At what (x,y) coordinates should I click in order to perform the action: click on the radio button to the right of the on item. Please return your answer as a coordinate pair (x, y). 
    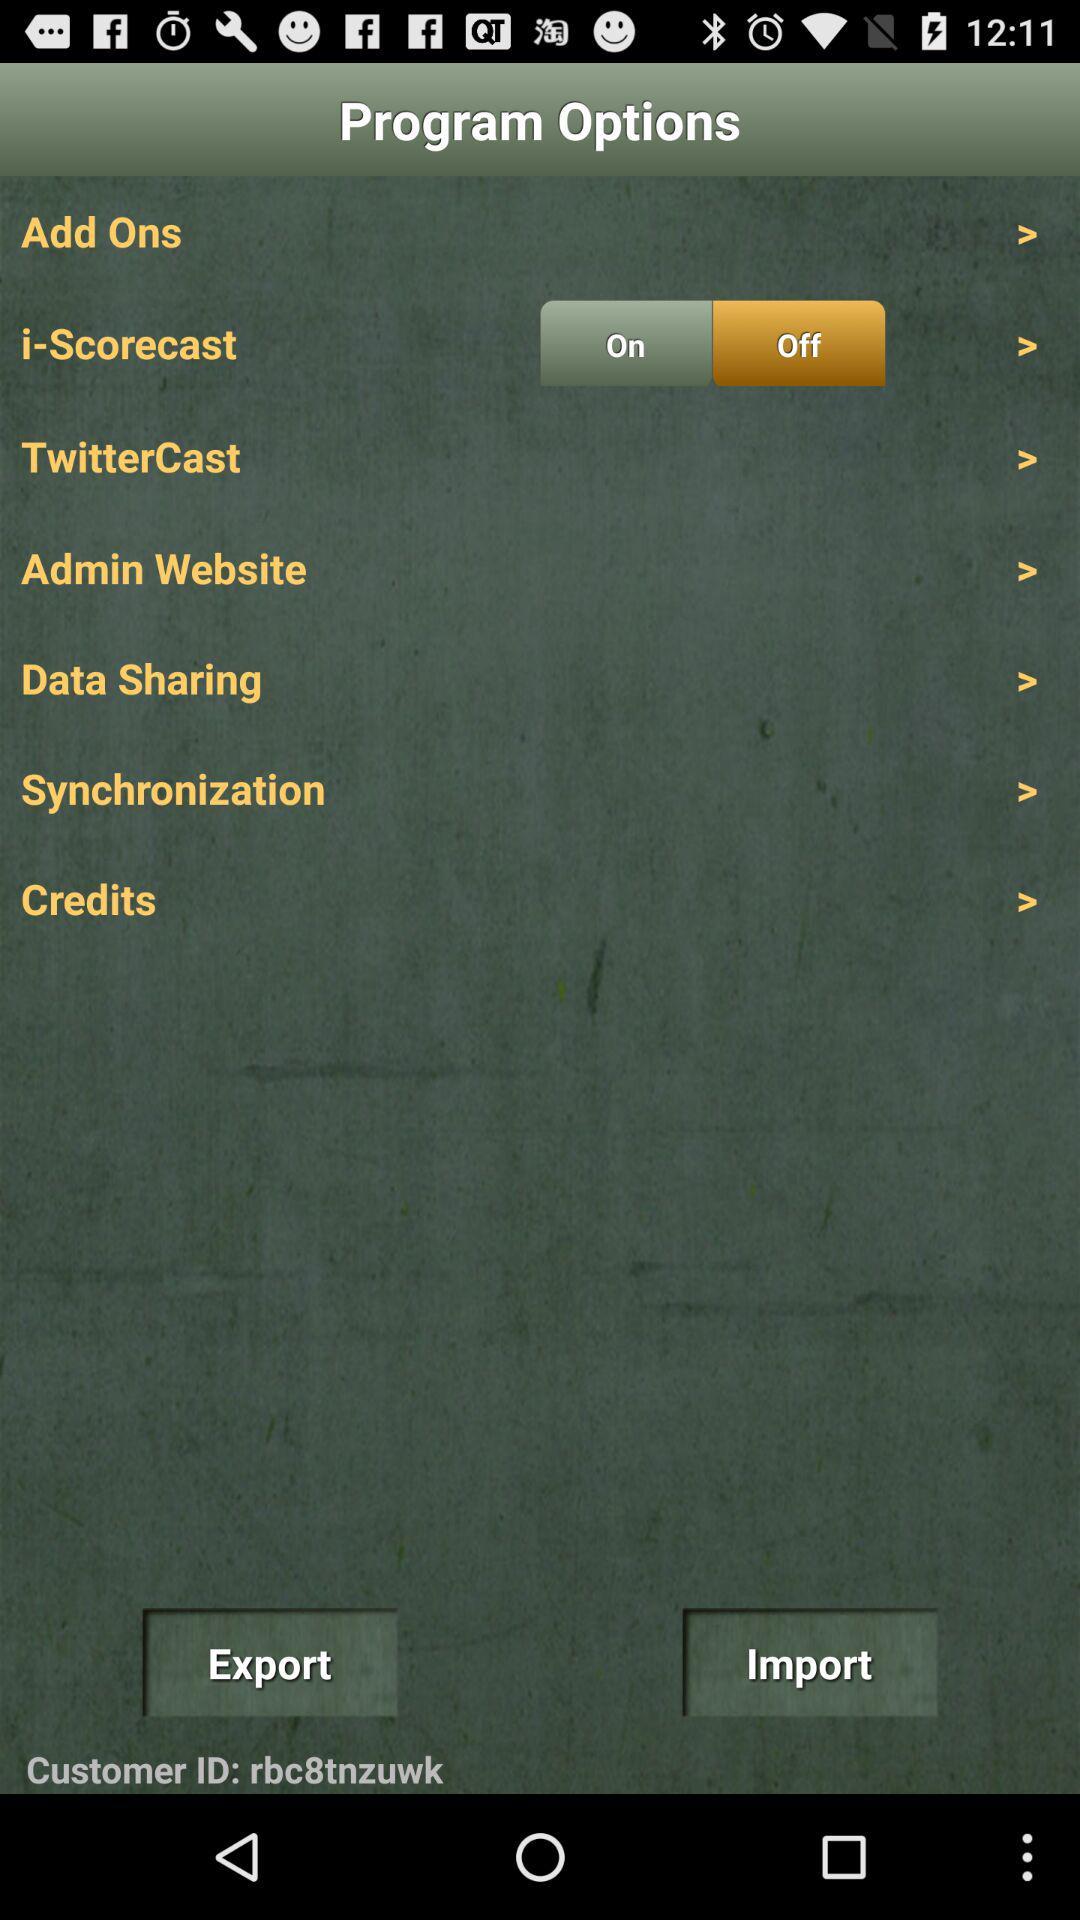
    Looking at the image, I should click on (798, 343).